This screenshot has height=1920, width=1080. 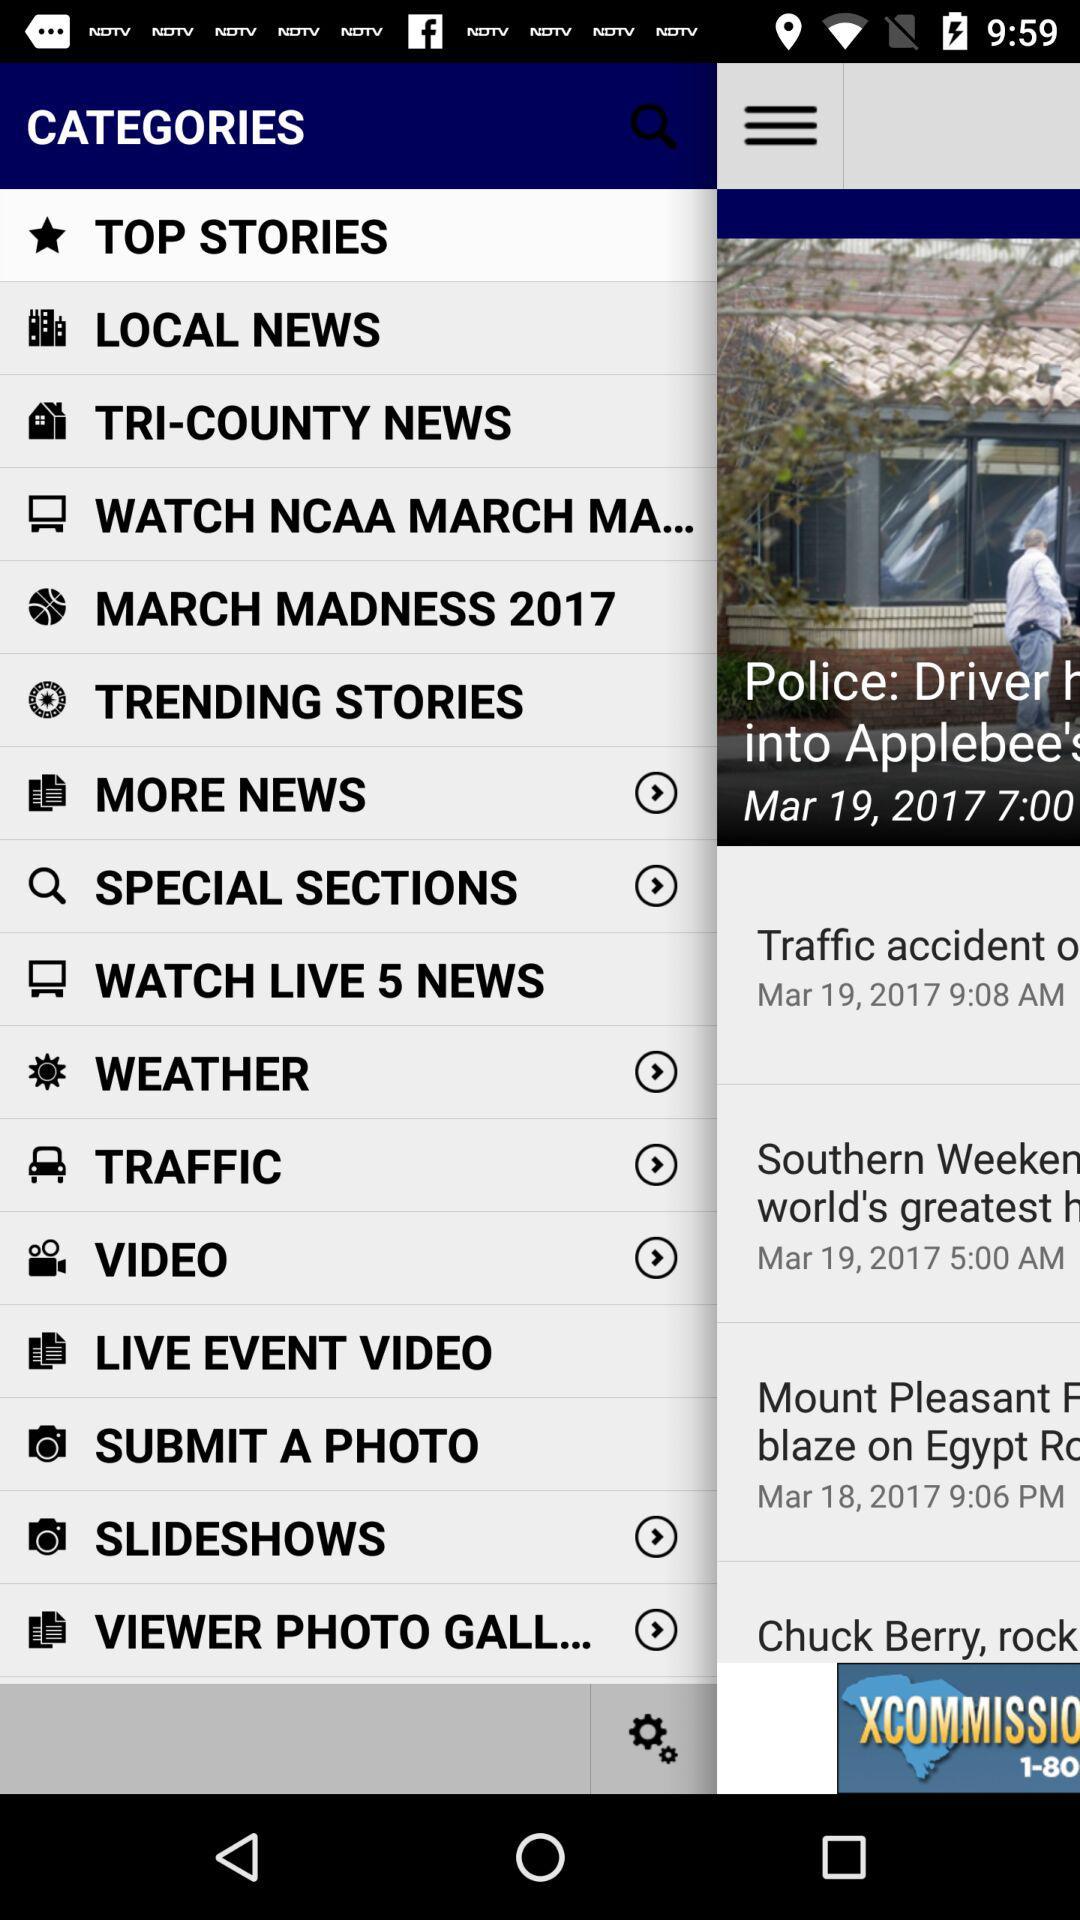 I want to click on the button right to the text video, so click(x=655, y=1256).